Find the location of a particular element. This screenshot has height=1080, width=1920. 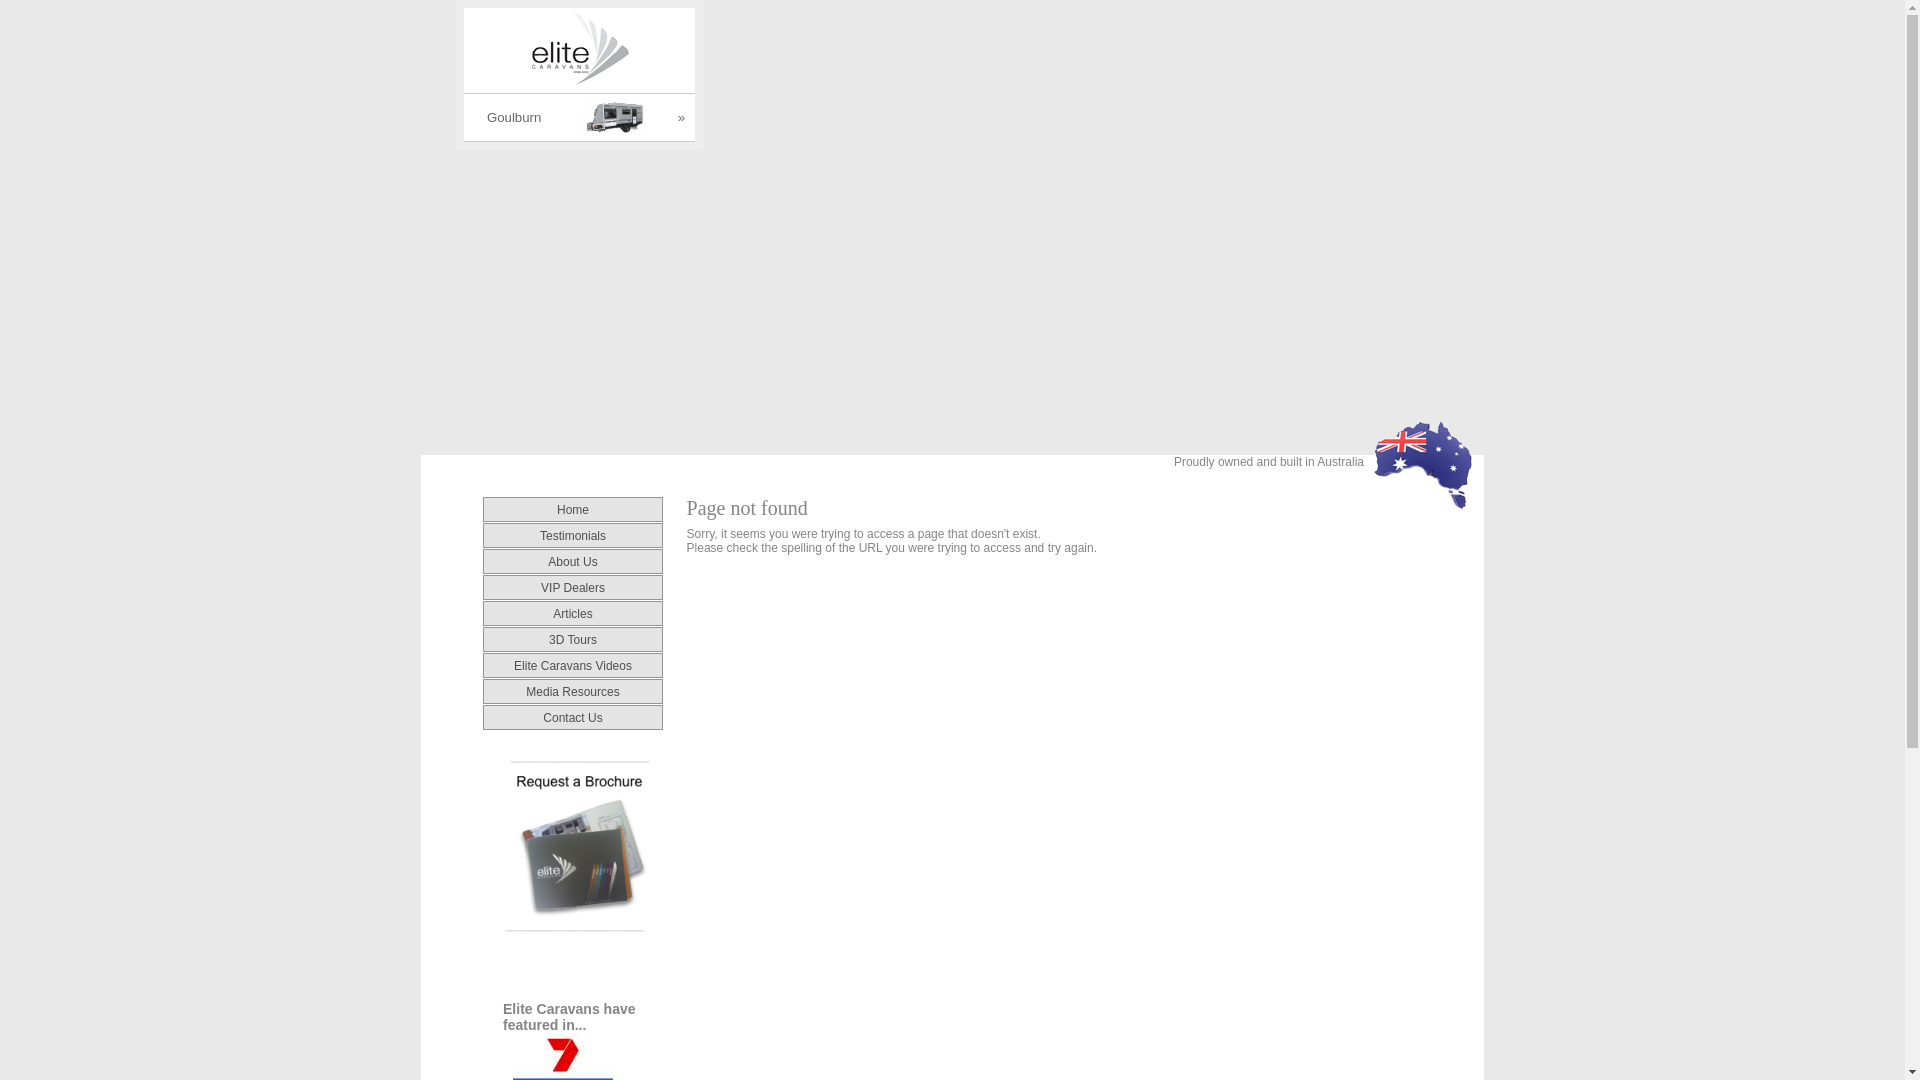

'Media Resources' is located at coordinates (571, 689).